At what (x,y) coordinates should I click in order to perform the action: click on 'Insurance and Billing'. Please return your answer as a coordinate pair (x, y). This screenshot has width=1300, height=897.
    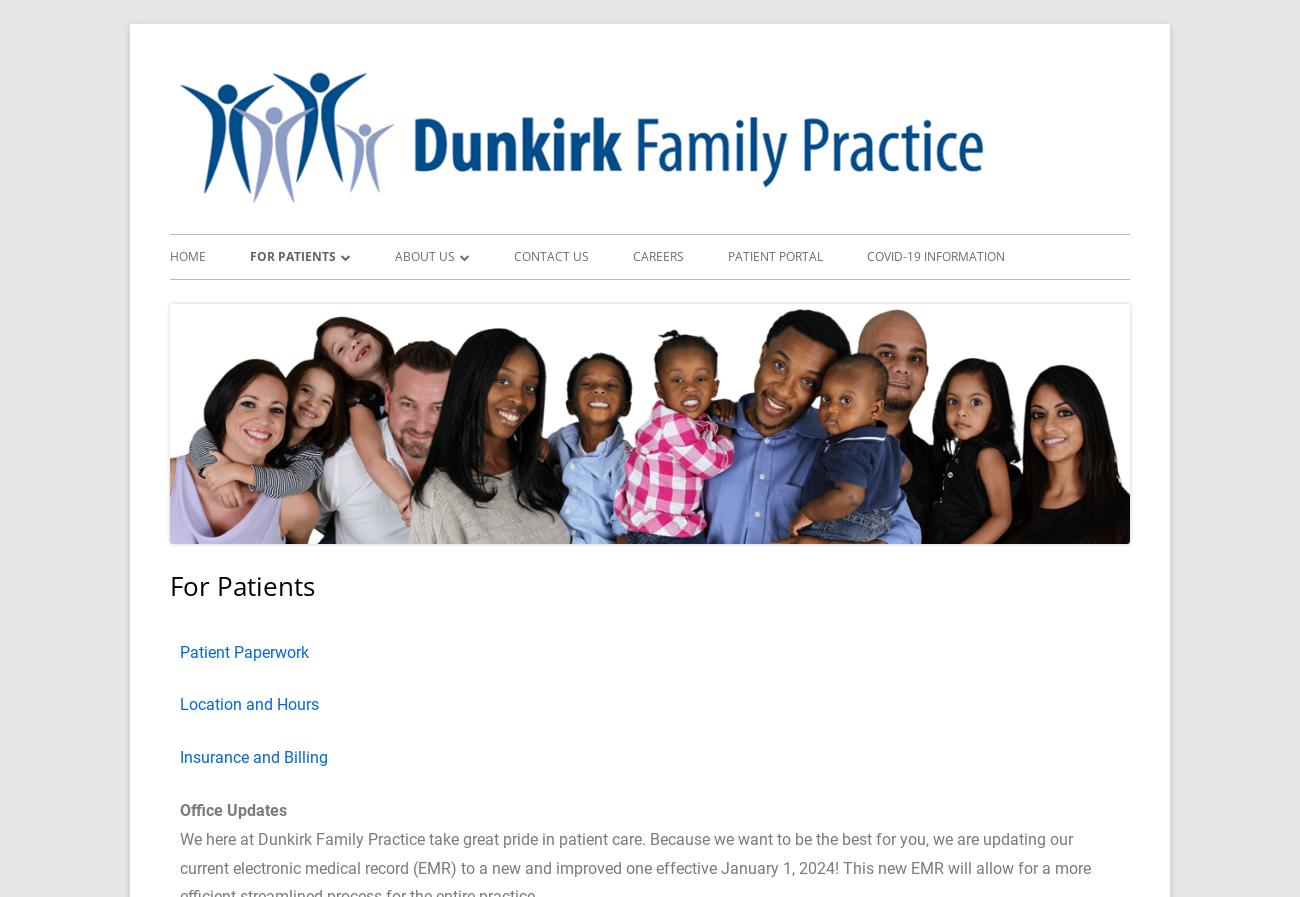
    Looking at the image, I should click on (180, 757).